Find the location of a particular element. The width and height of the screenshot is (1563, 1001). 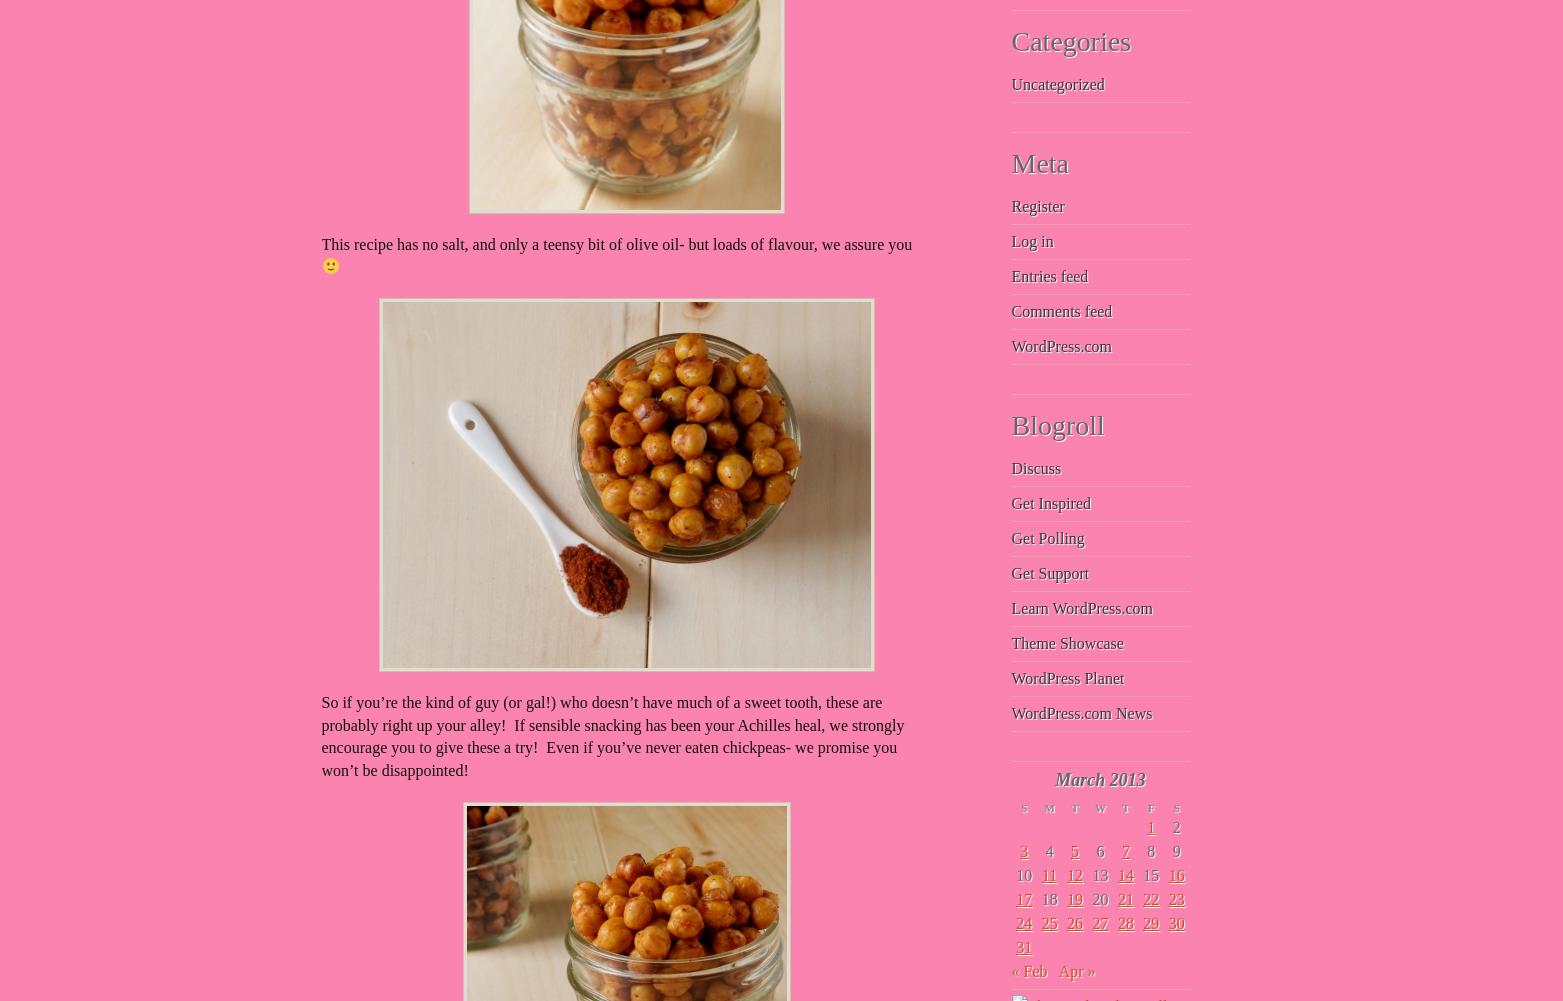

'Uncategorized' is located at coordinates (1057, 82).